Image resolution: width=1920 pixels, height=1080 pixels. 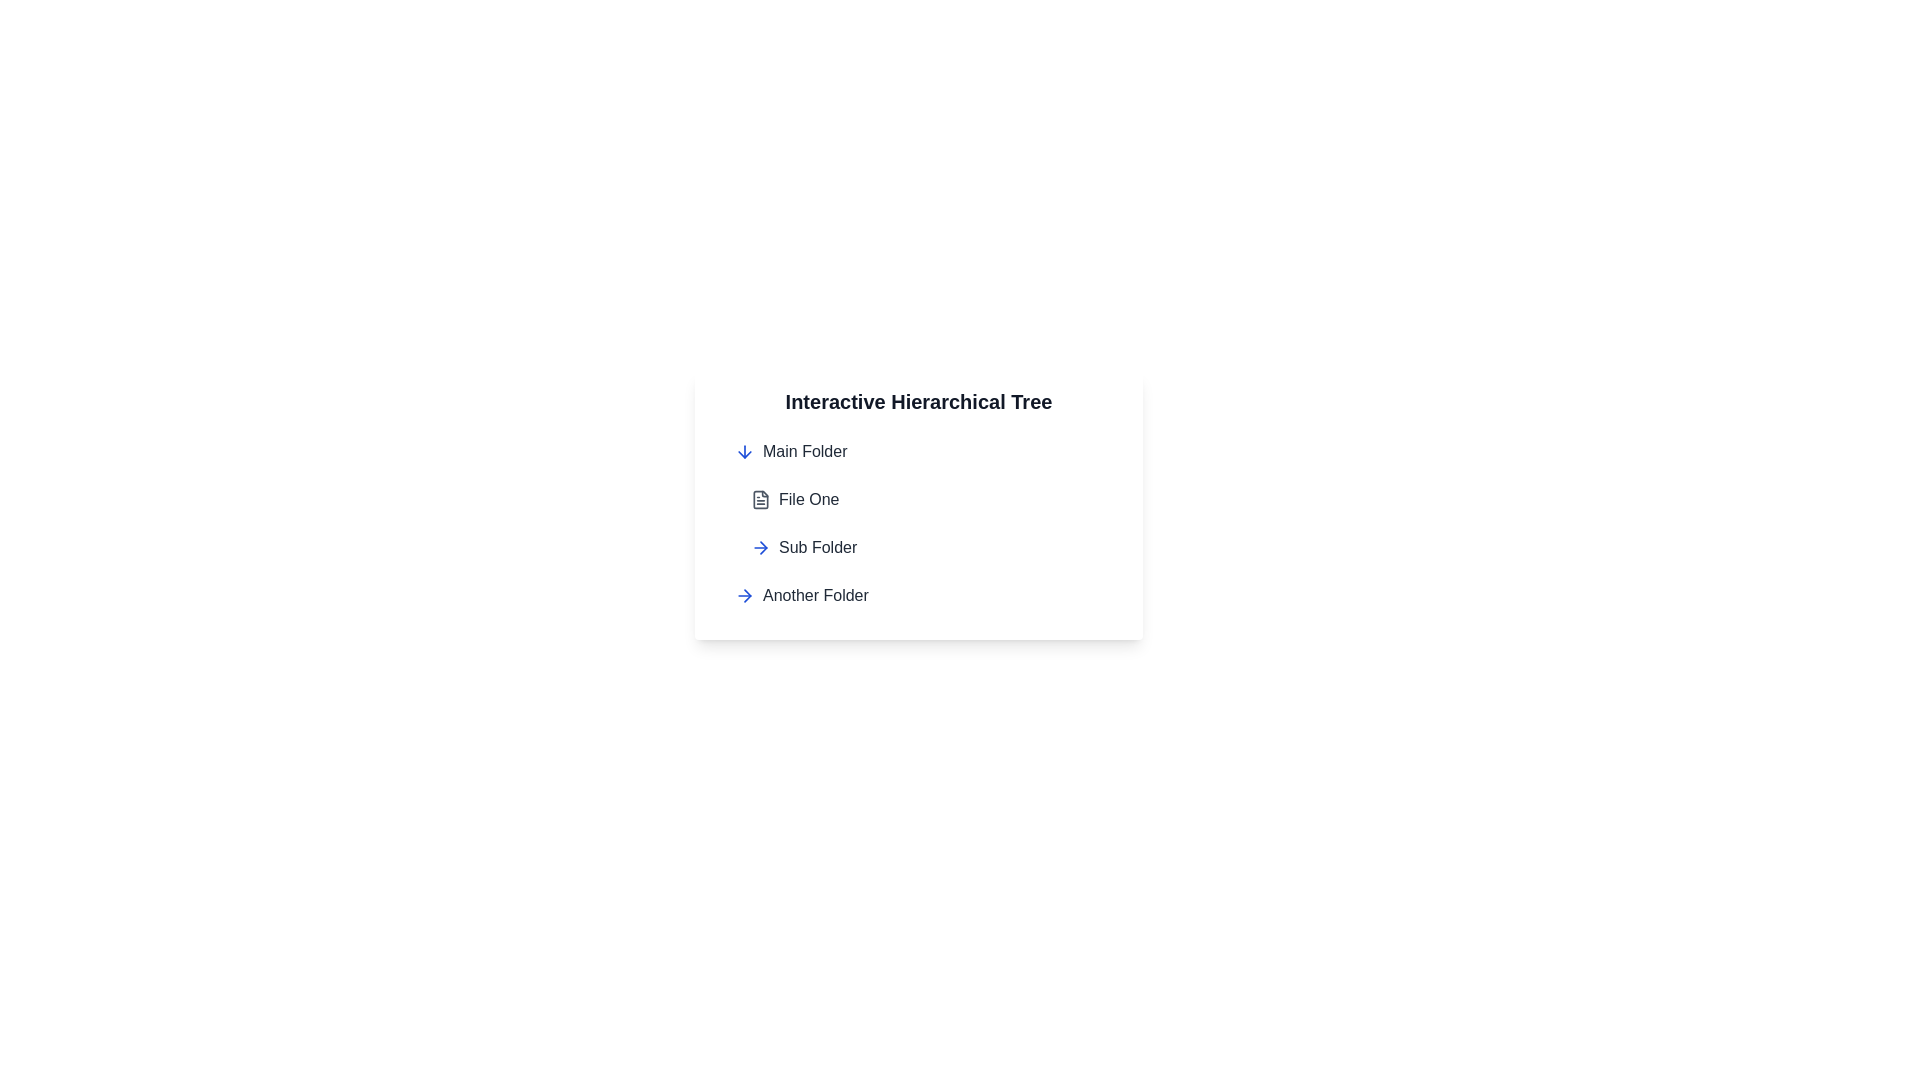 I want to click on the arrow icon that signifies the expand or collapse functionality of the 'Main Folder' item in the hierarchical tree, so click(x=743, y=451).